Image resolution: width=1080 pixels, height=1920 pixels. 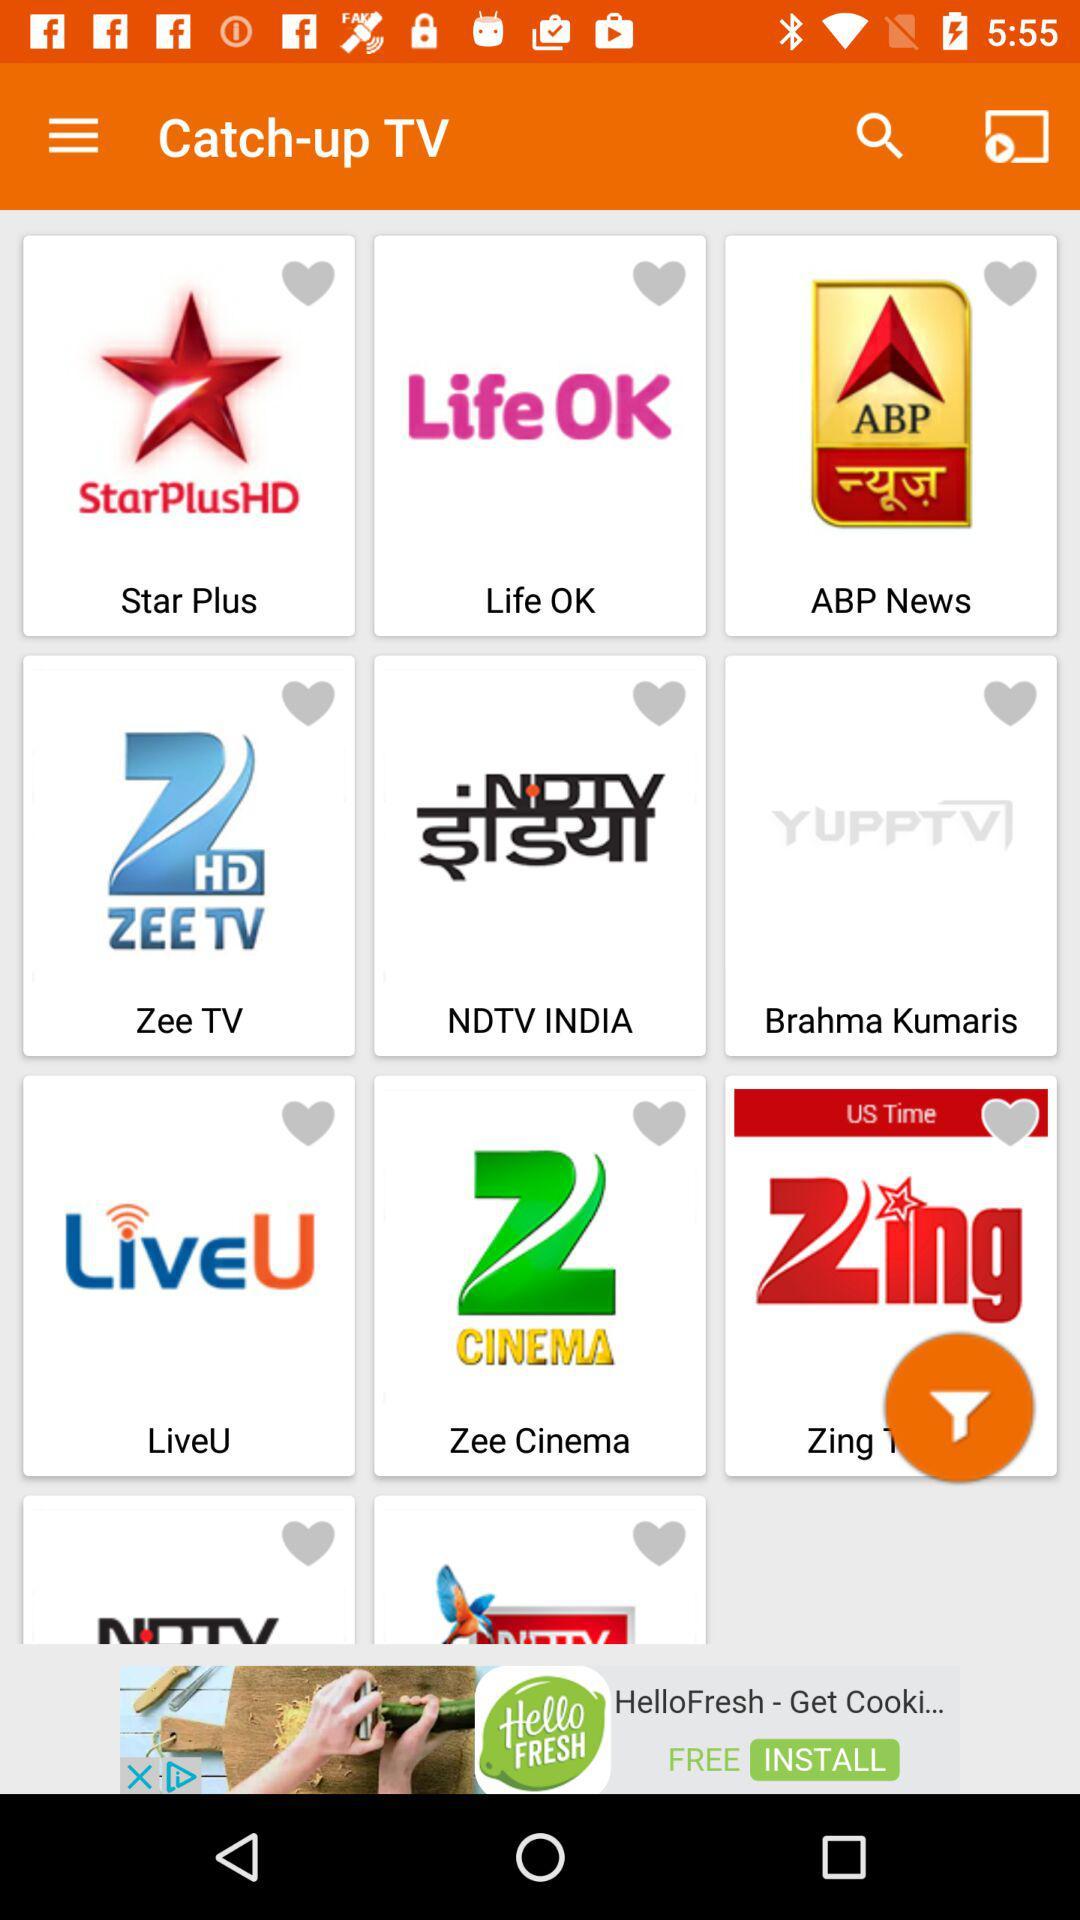 What do you see at coordinates (308, 281) in the screenshot?
I see `to favorite` at bounding box center [308, 281].